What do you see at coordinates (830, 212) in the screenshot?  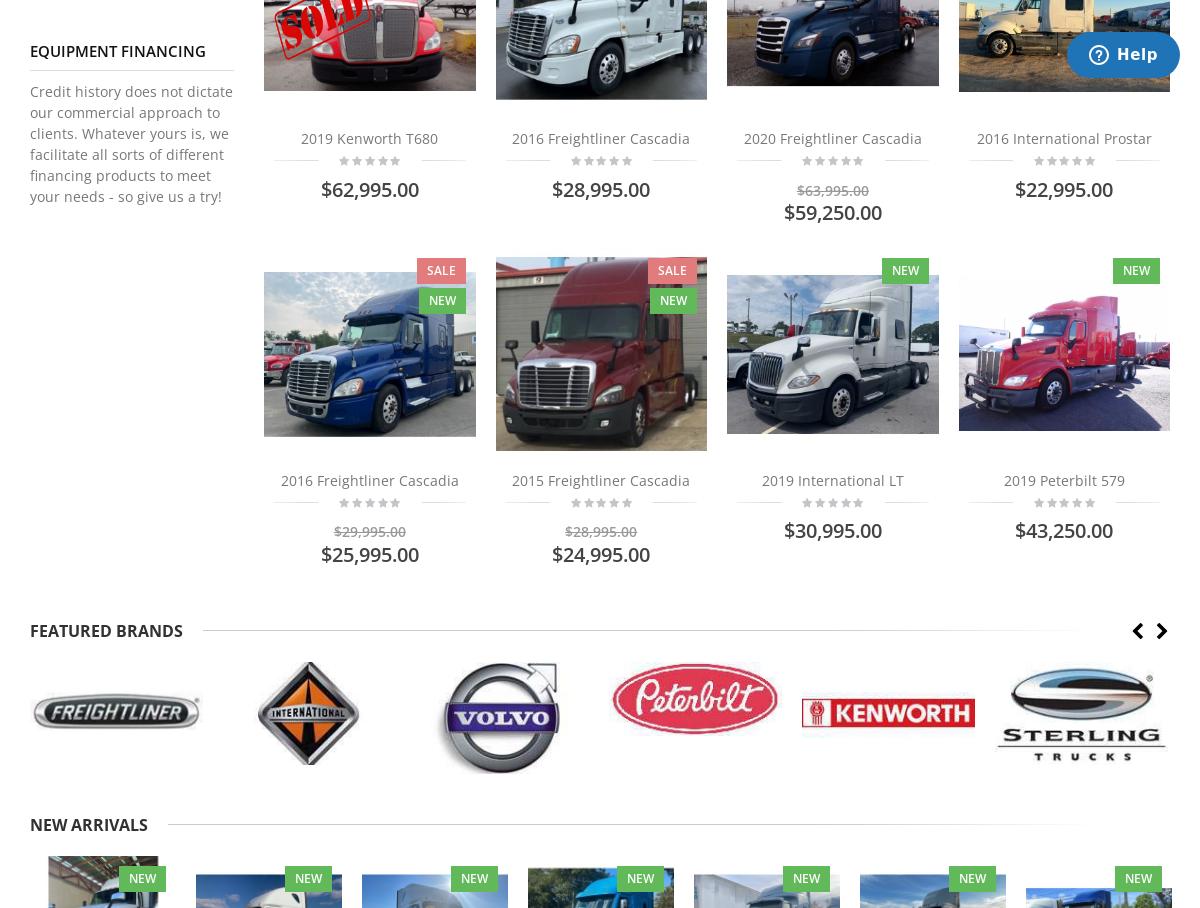 I see `'$59,250.00'` at bounding box center [830, 212].